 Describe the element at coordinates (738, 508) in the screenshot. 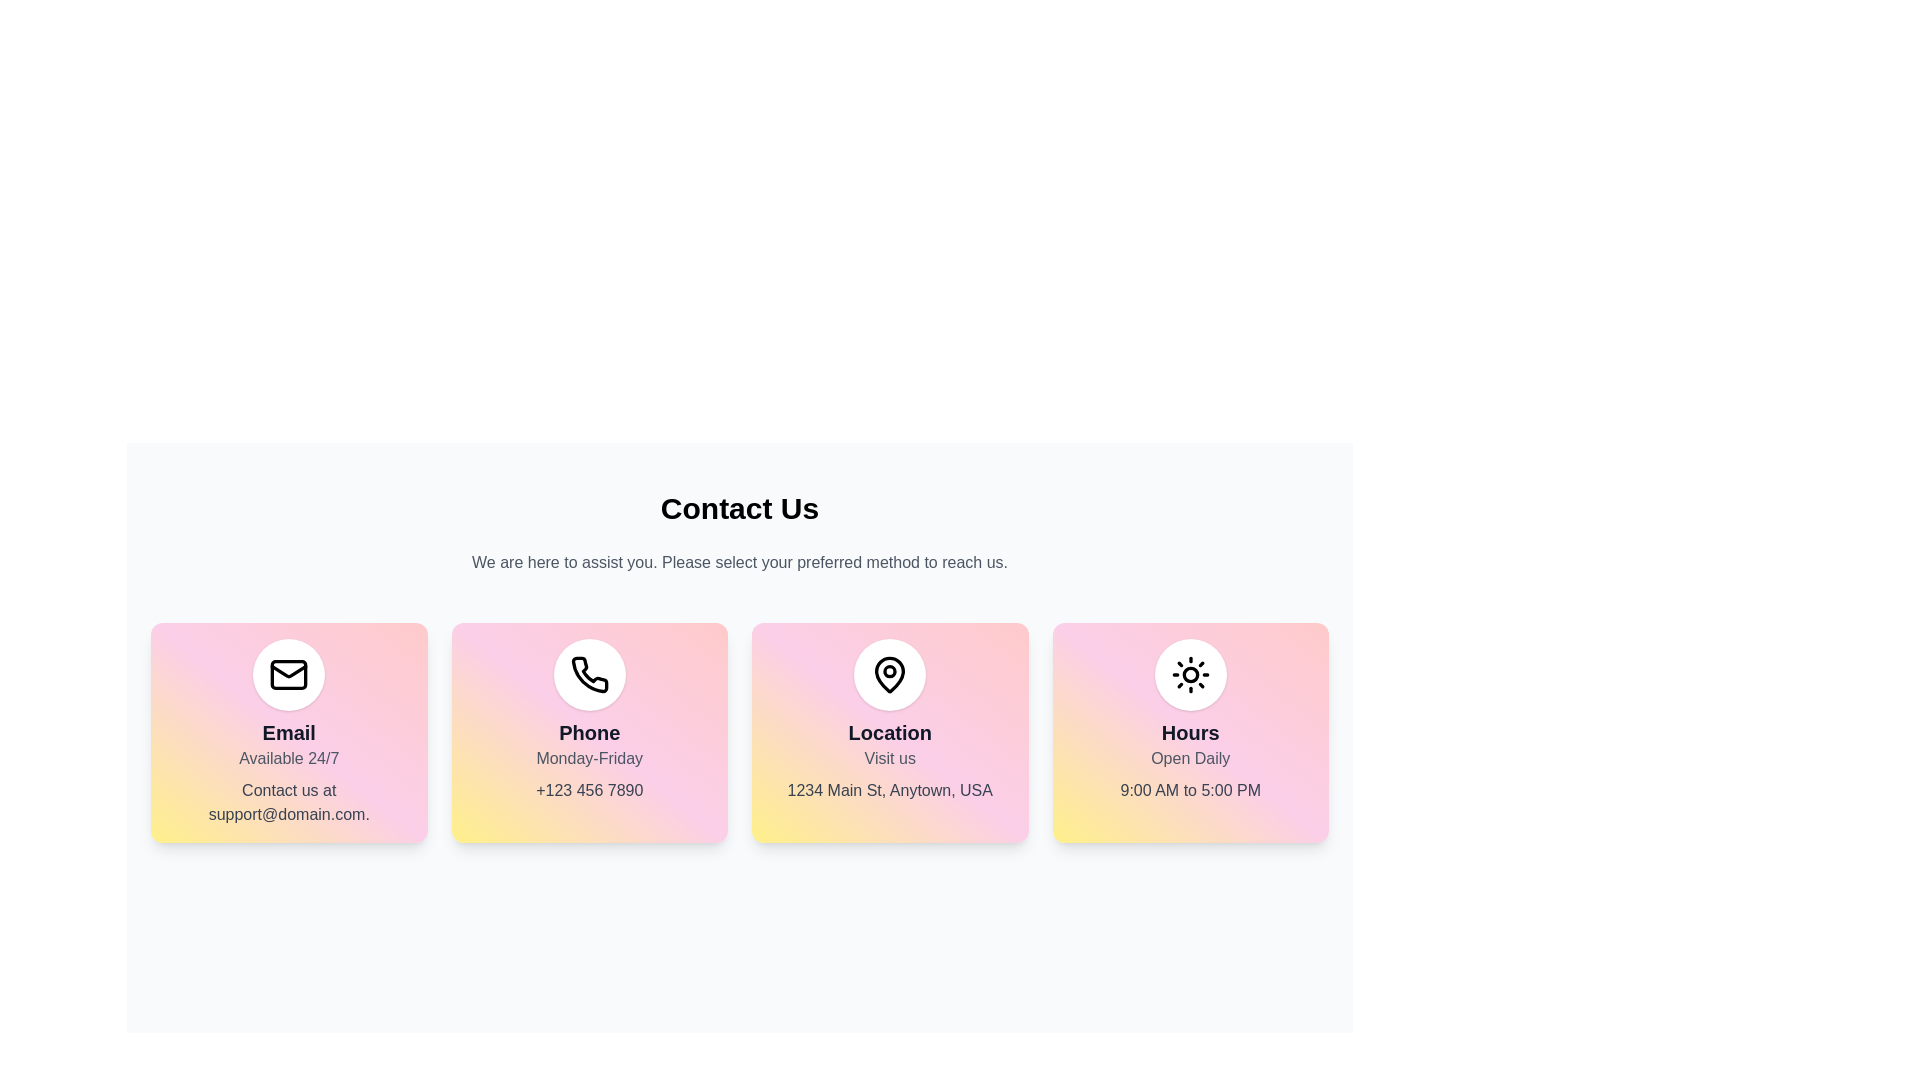

I see `the 'Contact Us' text heading, which is displayed in bold, large font and is centered above other content sections` at that location.